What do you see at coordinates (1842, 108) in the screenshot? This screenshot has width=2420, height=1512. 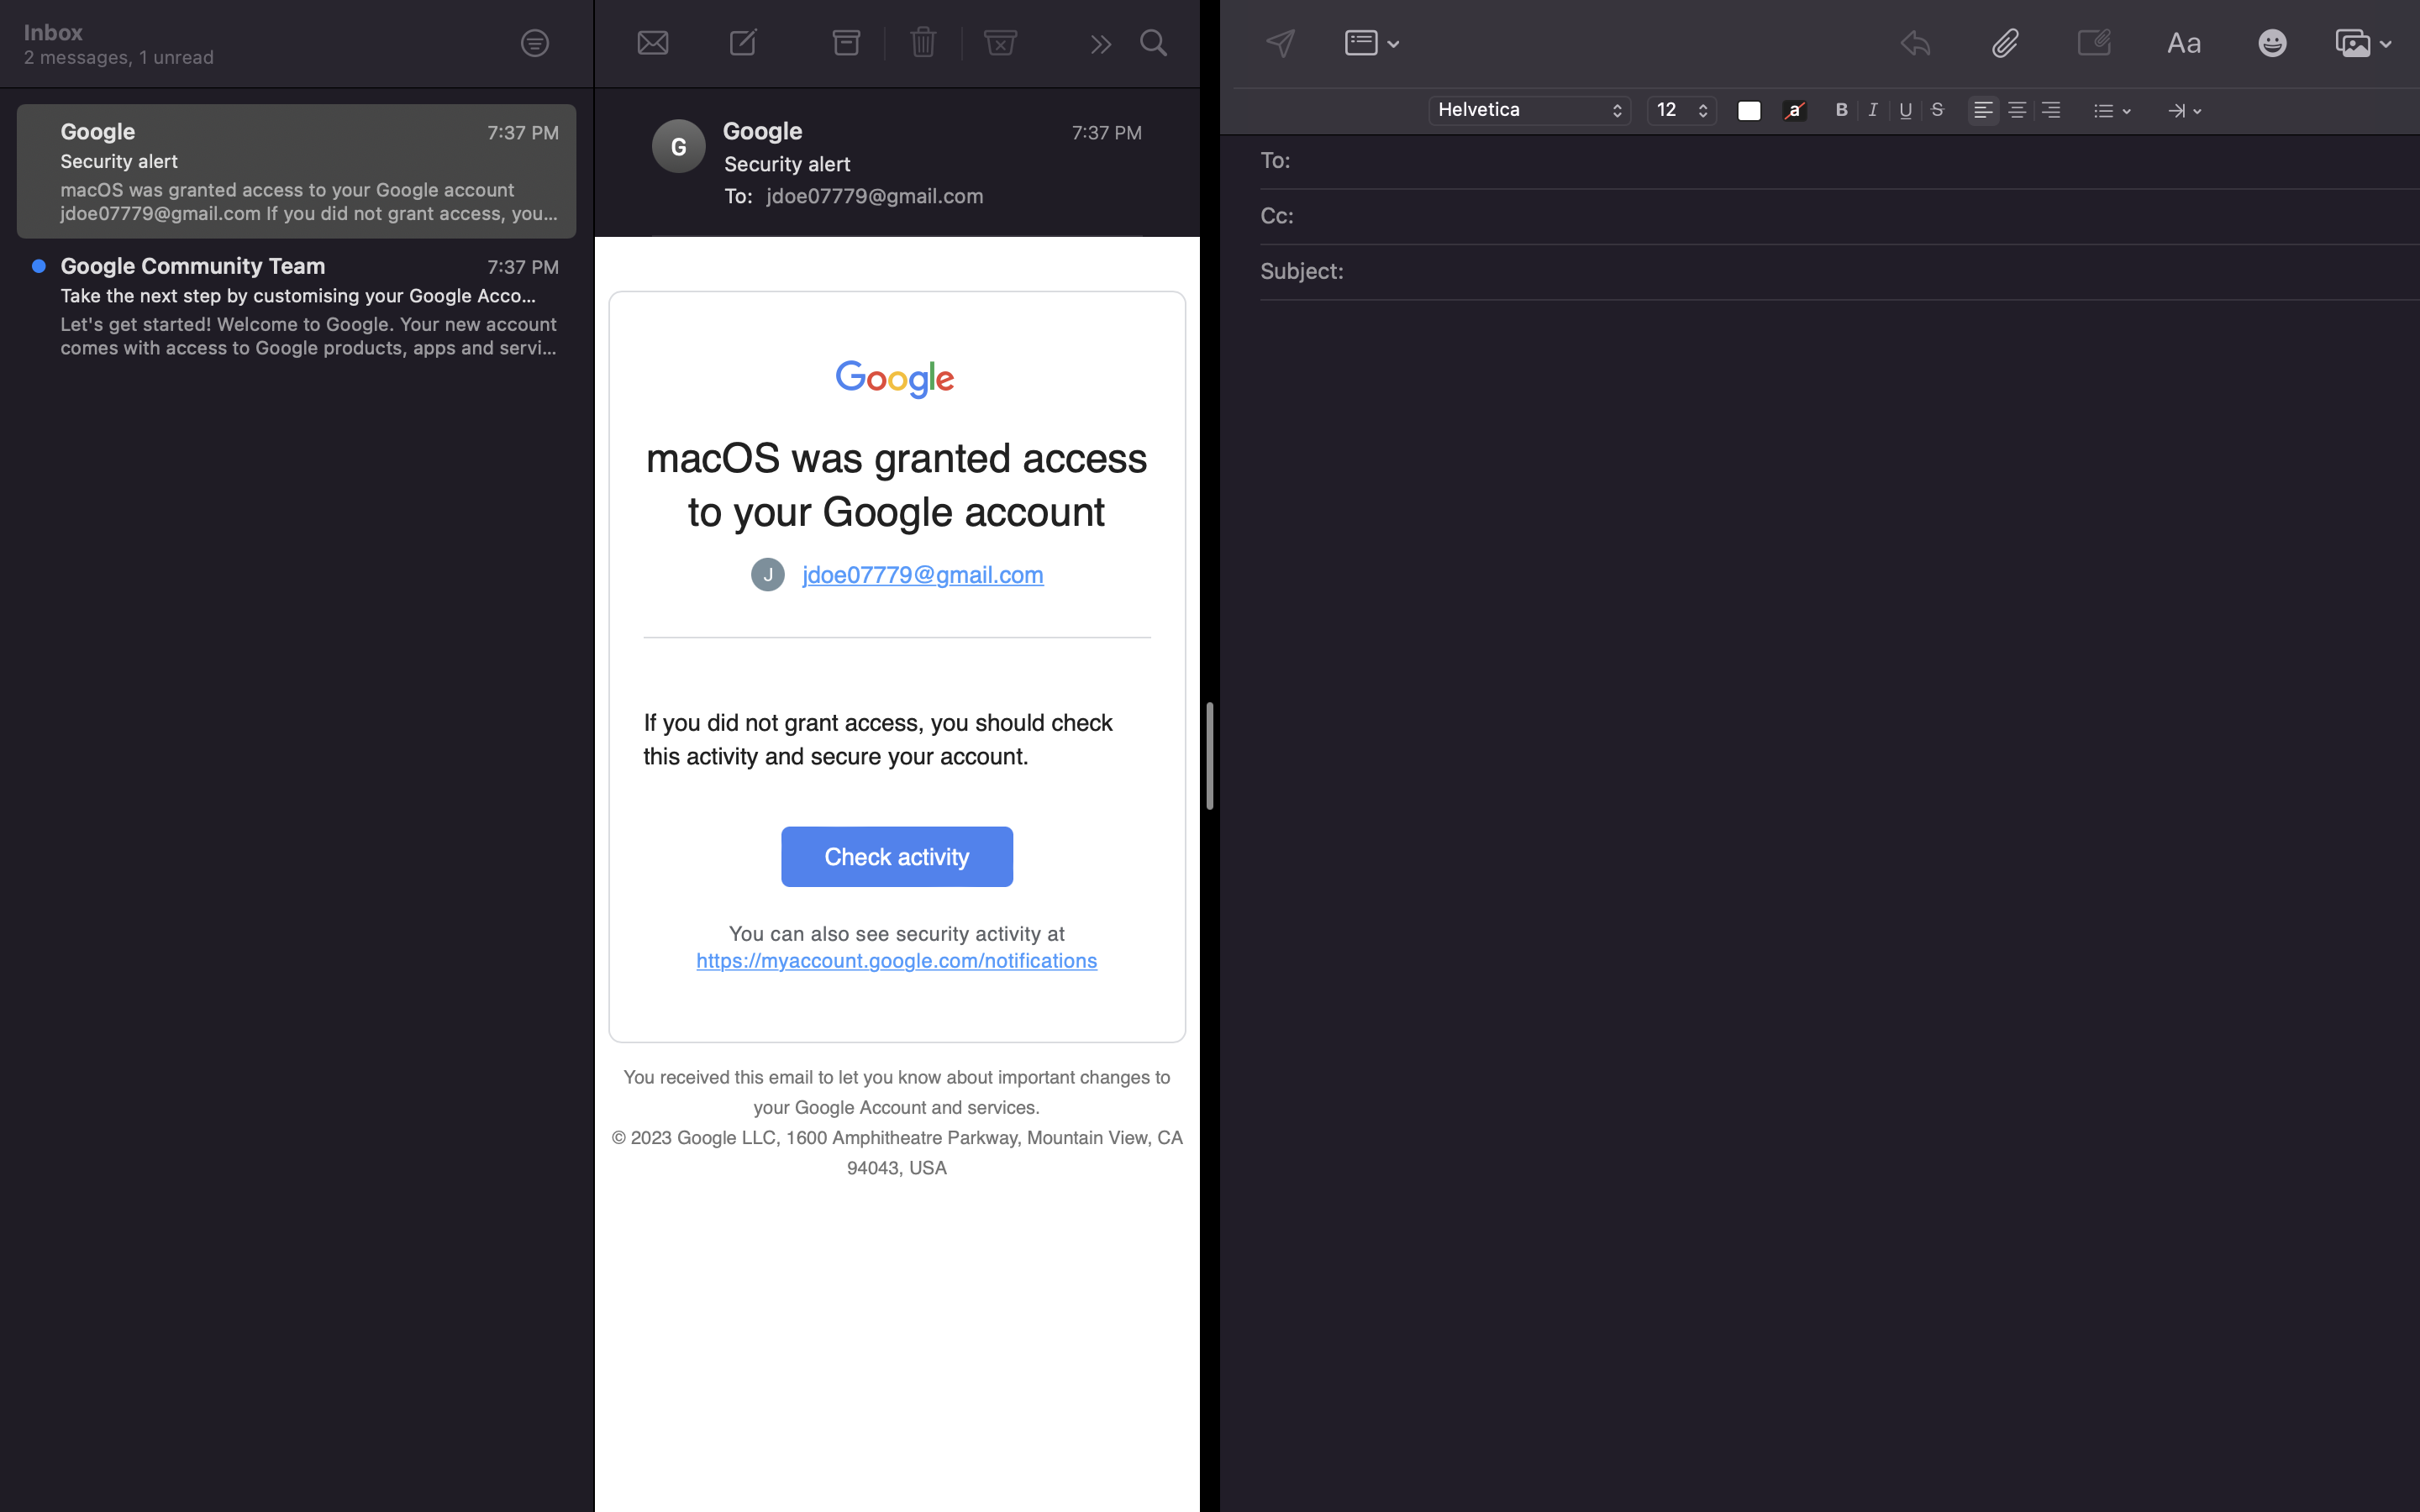 I see `bold formatting to the text and modify the font to a size 21` at bounding box center [1842, 108].